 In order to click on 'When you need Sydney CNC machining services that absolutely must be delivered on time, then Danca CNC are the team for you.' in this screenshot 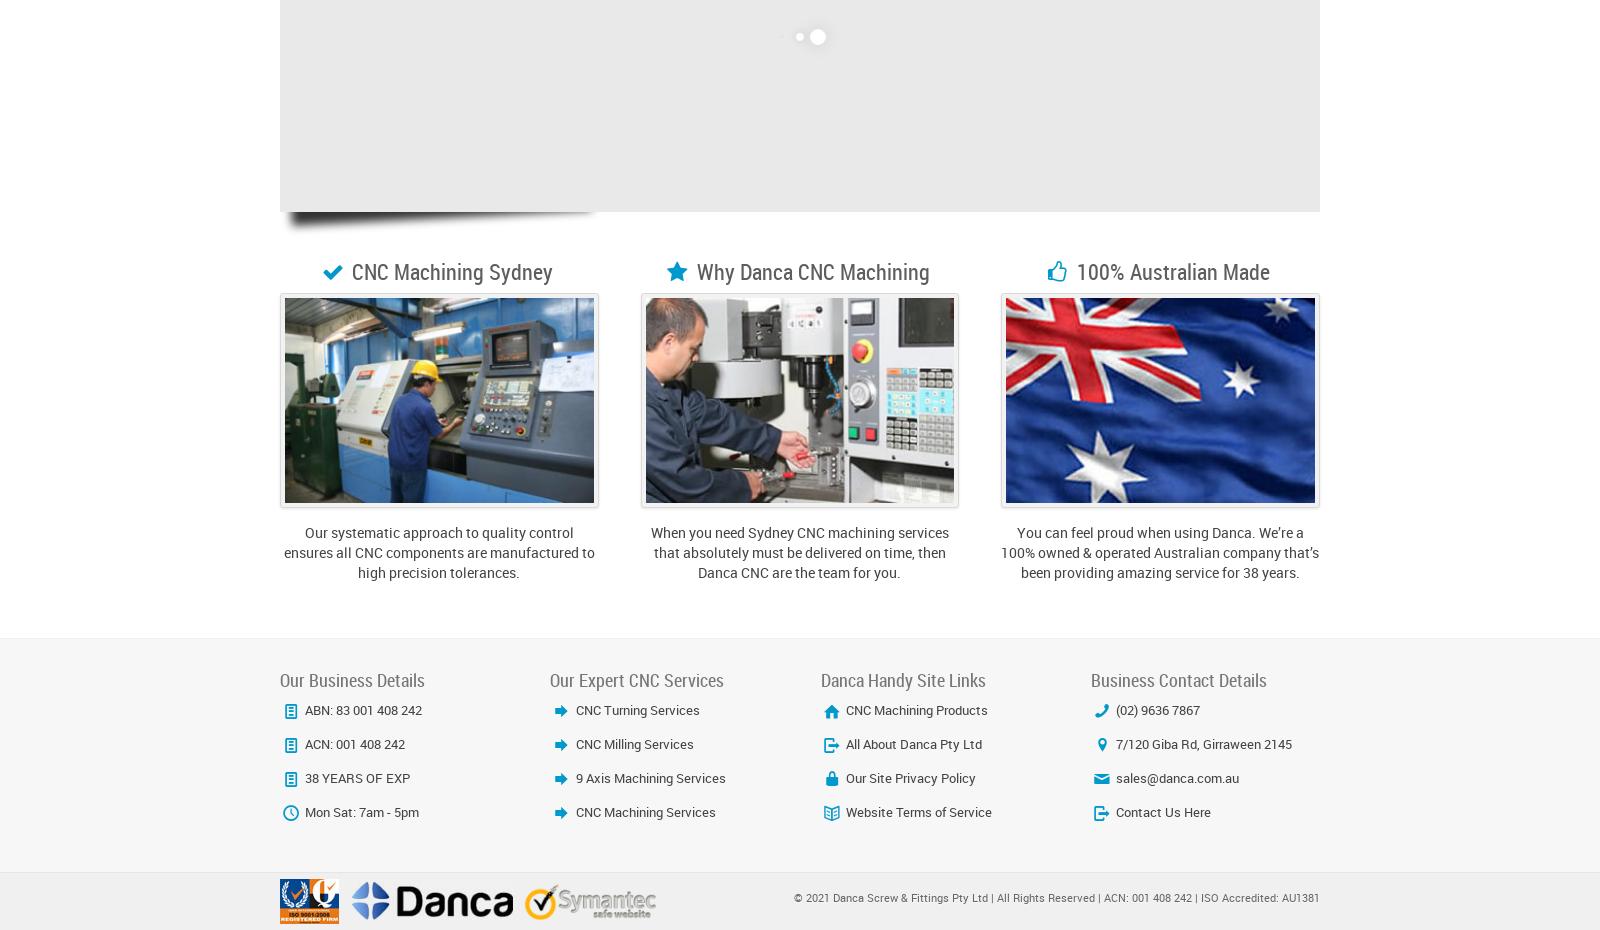, I will do `click(799, 551)`.